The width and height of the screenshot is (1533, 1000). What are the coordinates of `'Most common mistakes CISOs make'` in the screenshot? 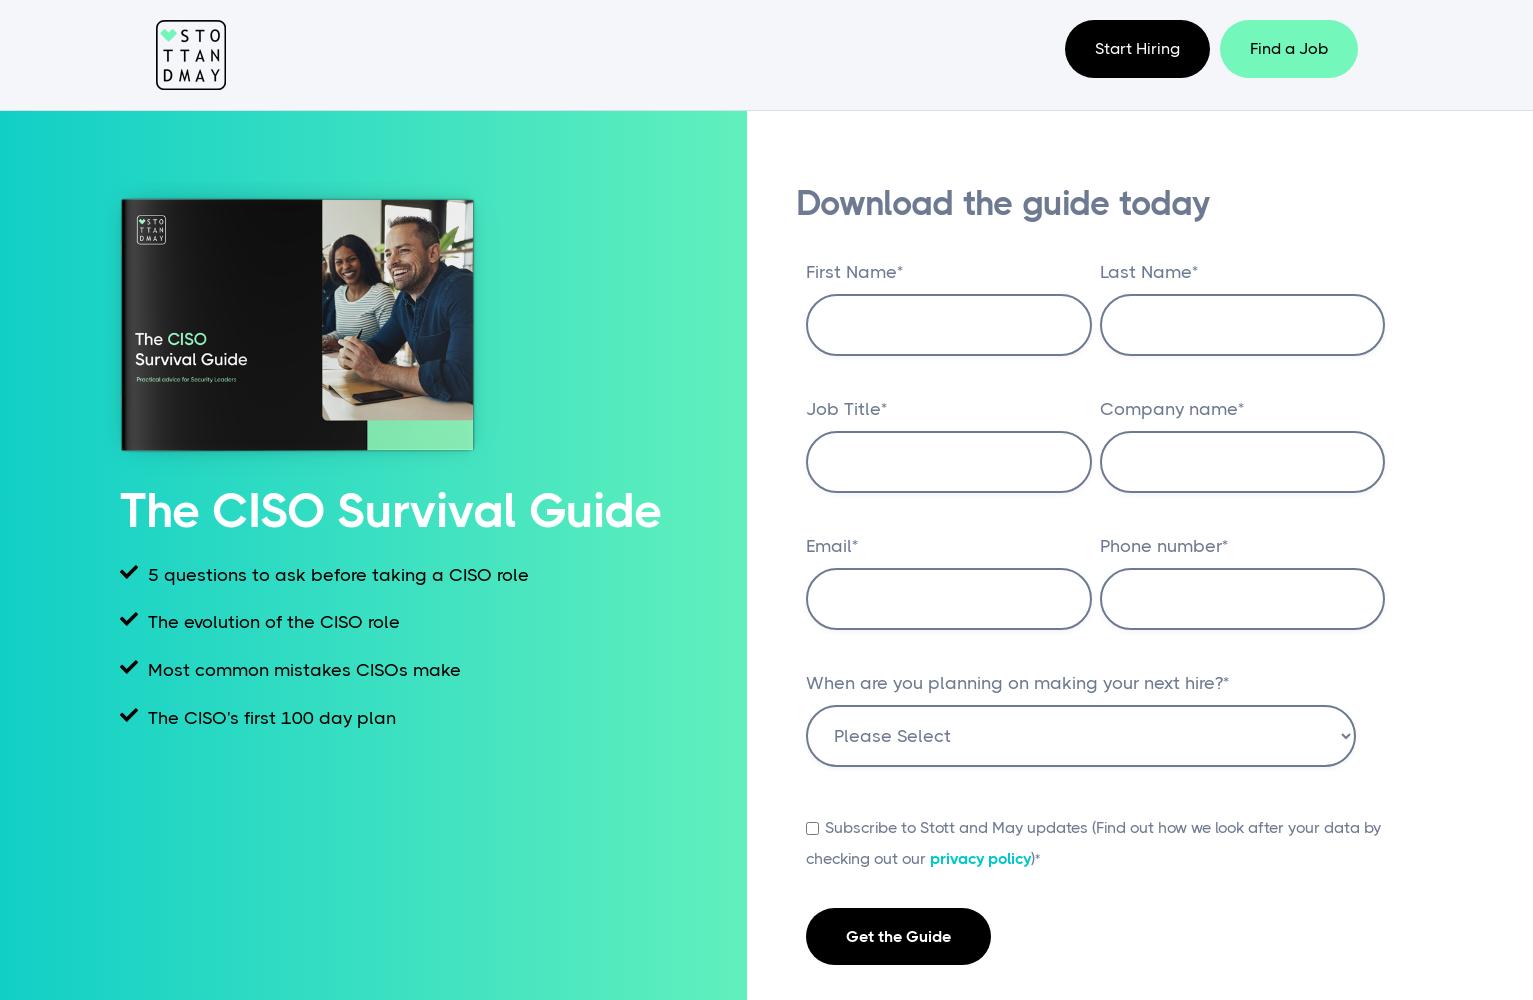 It's located at (299, 670).